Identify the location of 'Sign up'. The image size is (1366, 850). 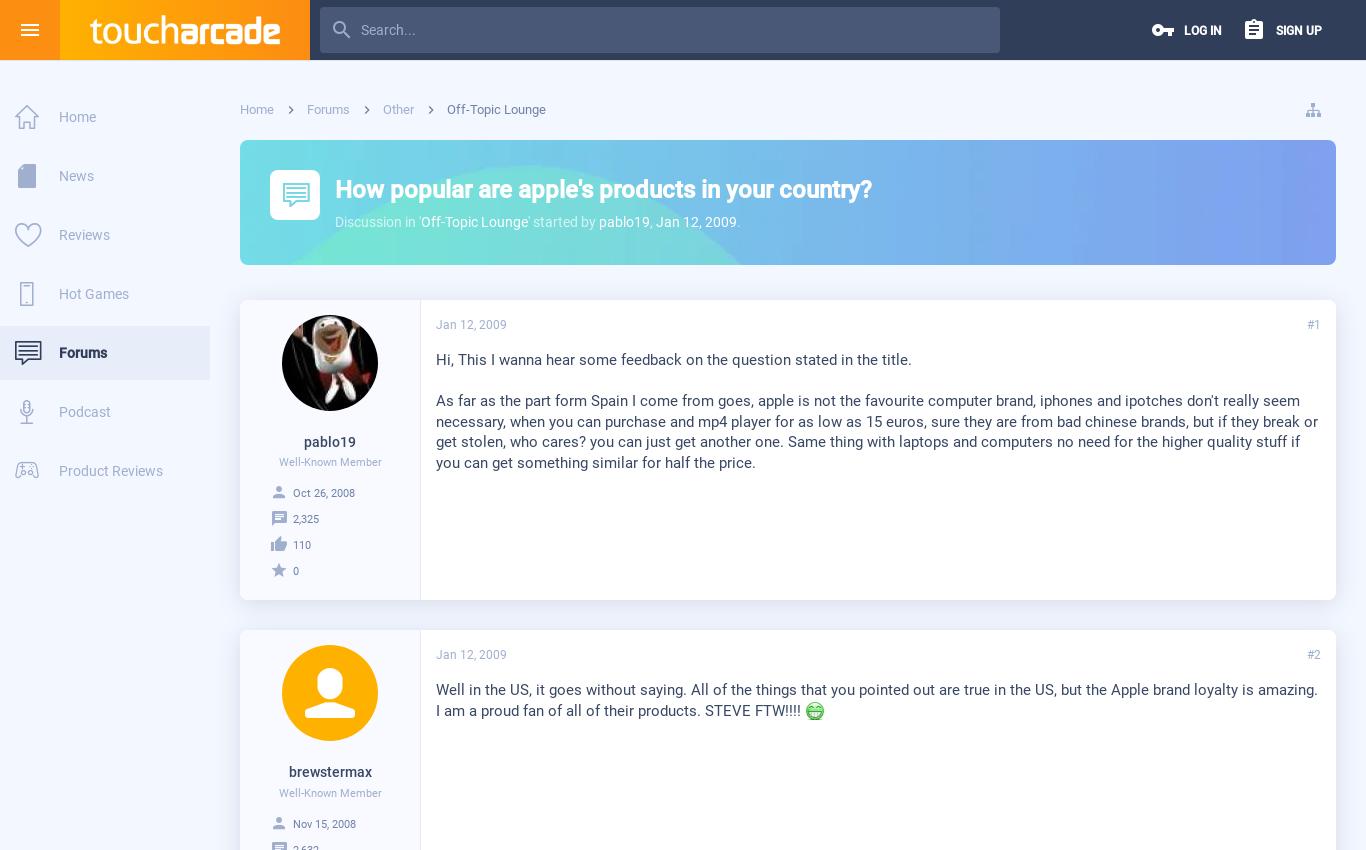
(1298, 30).